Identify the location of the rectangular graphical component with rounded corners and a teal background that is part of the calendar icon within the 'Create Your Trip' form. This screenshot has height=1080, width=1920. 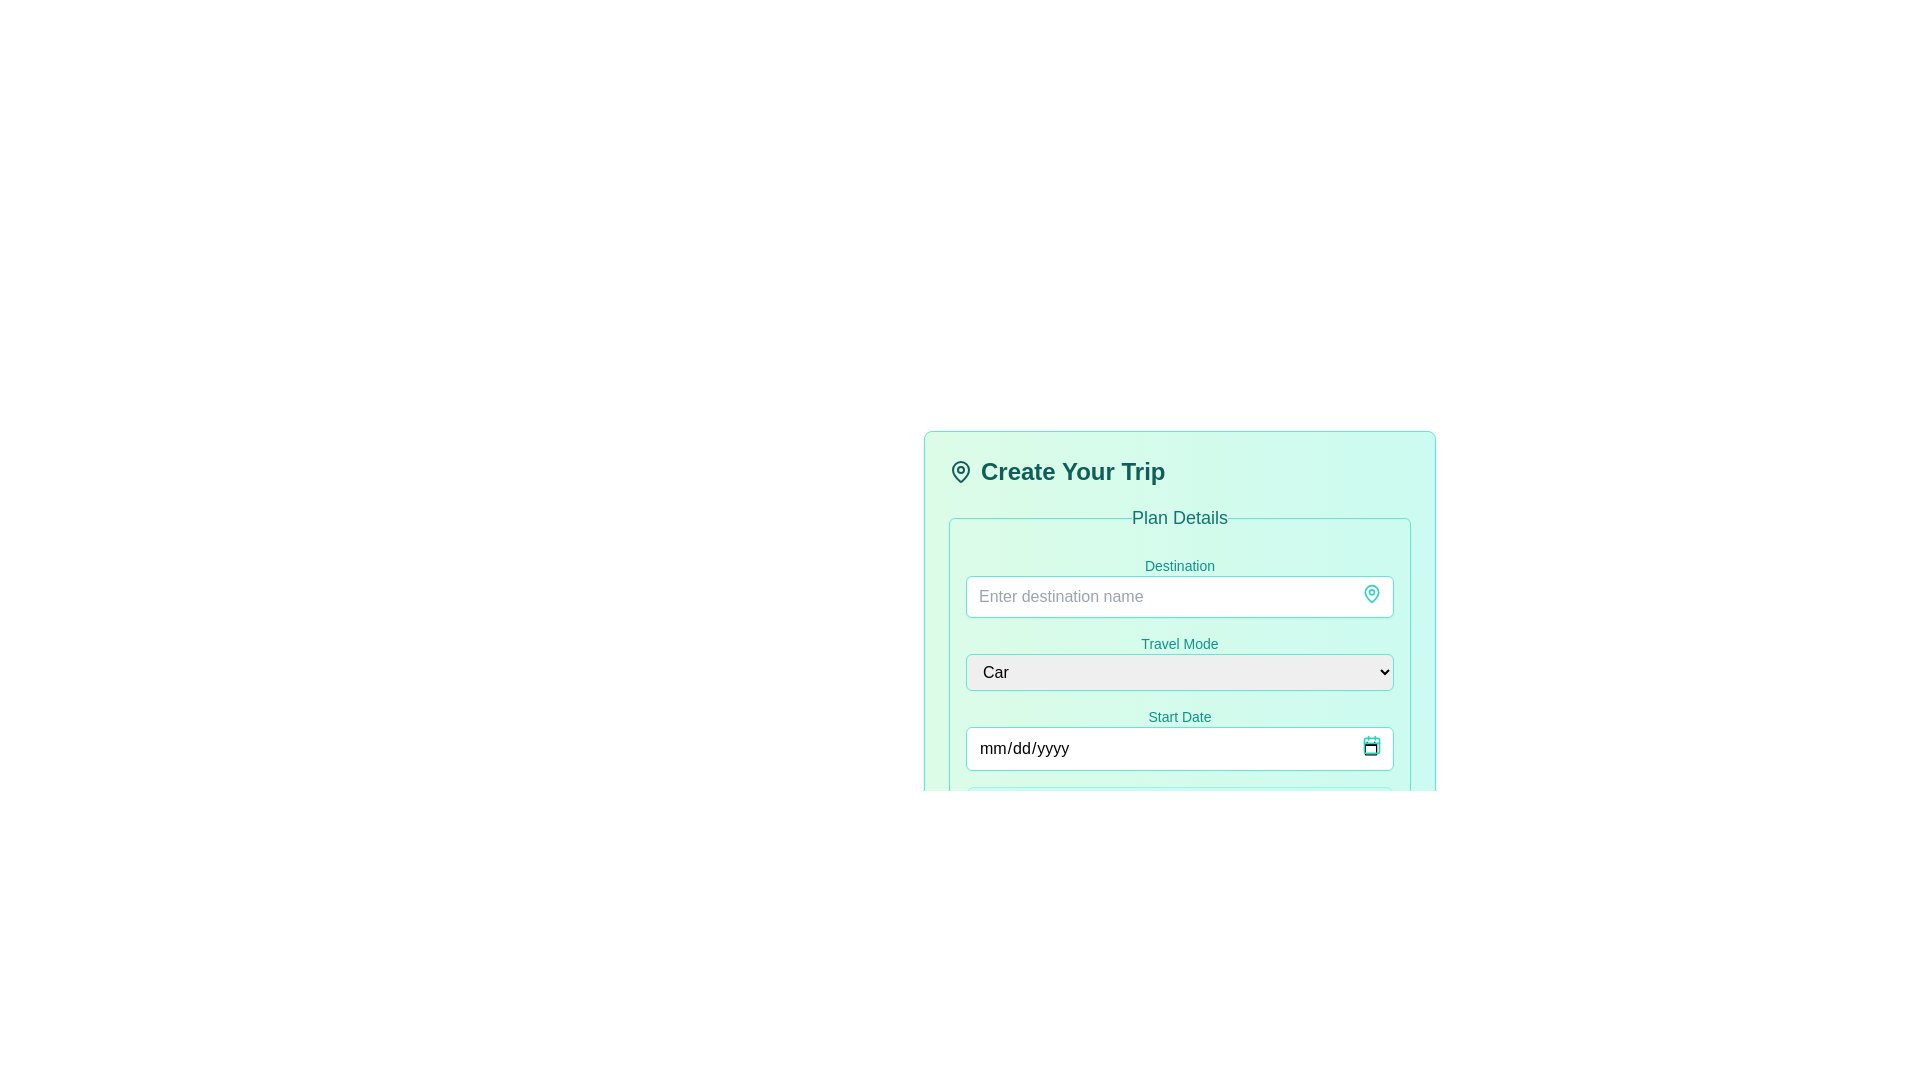
(1371, 744).